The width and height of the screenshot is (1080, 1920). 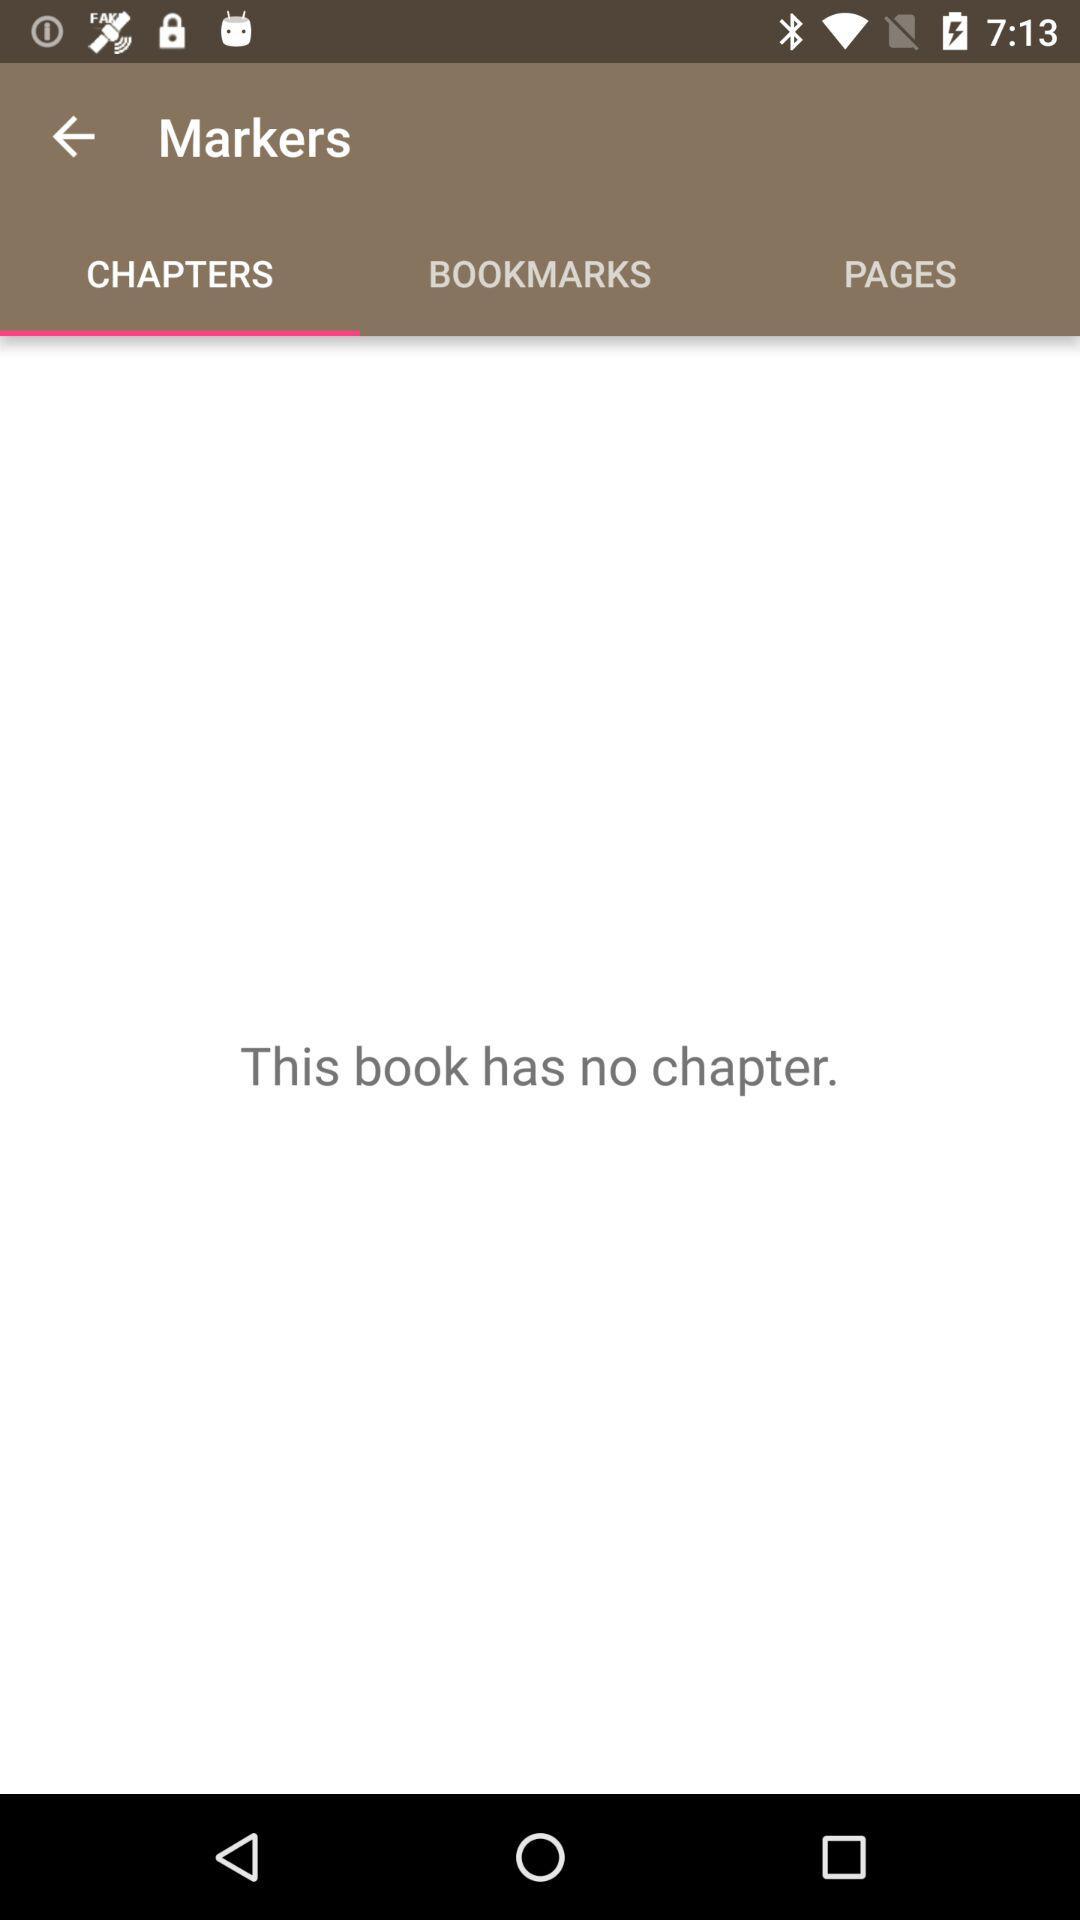 I want to click on the icon above chapters, so click(x=72, y=135).